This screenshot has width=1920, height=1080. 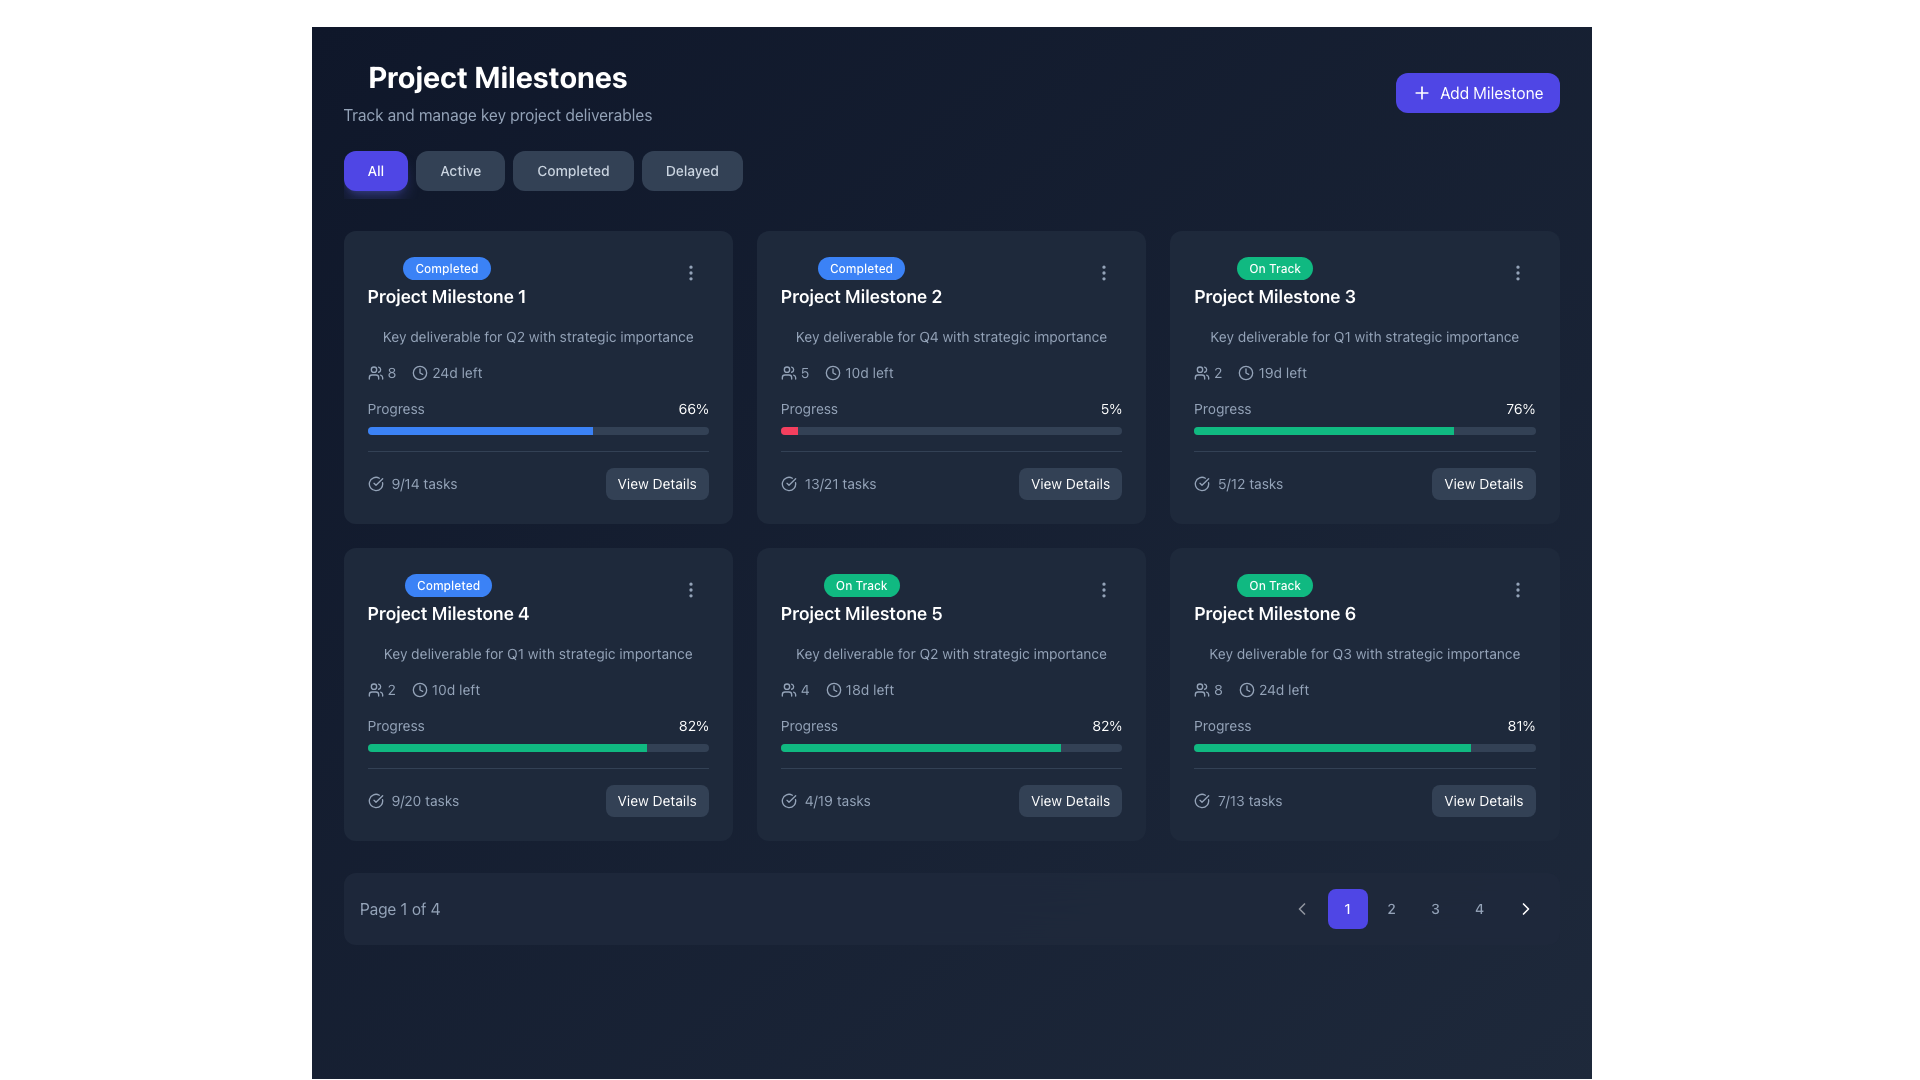 What do you see at coordinates (1201, 483) in the screenshot?
I see `the status of the small circular icon with a check mark inside a circle, located in the top-right card titled 'Project Milestone 3', positioned to the left of the '5/12 tasks' text` at bounding box center [1201, 483].